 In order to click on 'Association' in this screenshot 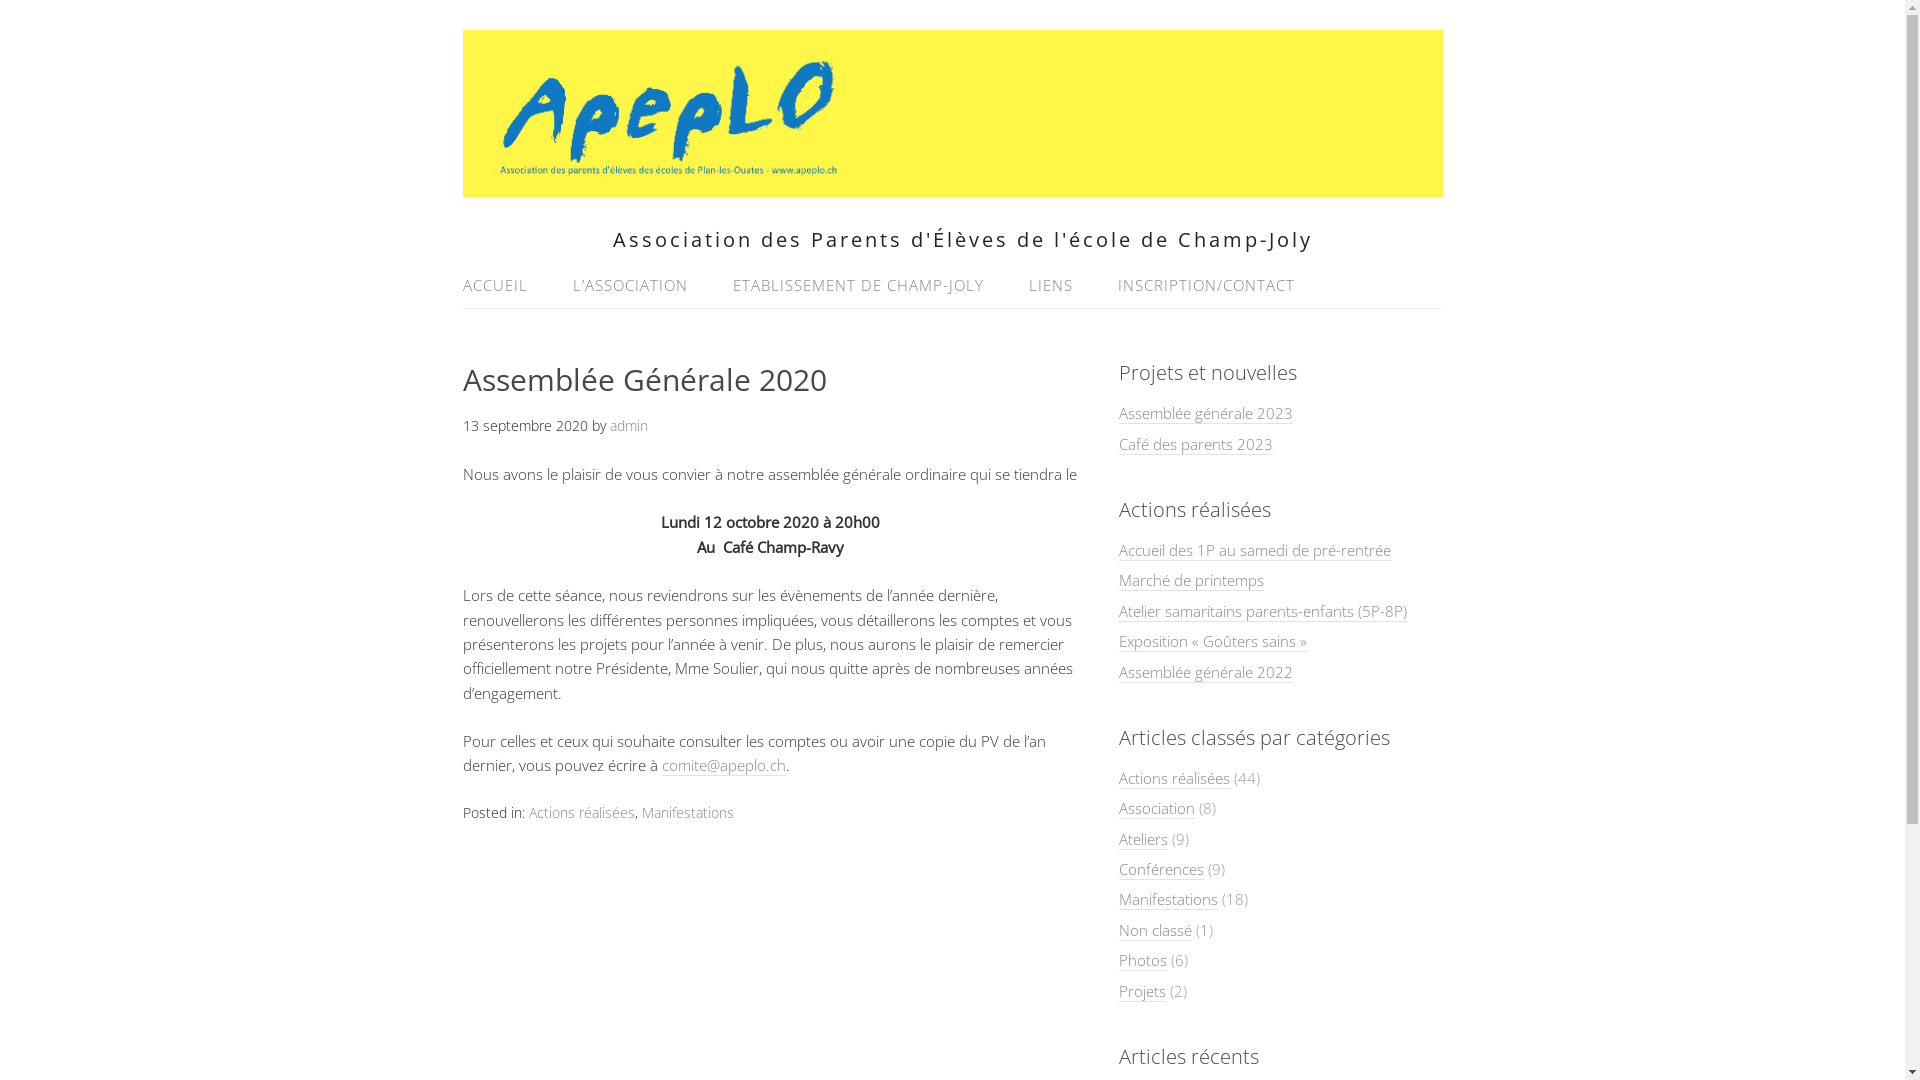, I will do `click(1156, 807)`.